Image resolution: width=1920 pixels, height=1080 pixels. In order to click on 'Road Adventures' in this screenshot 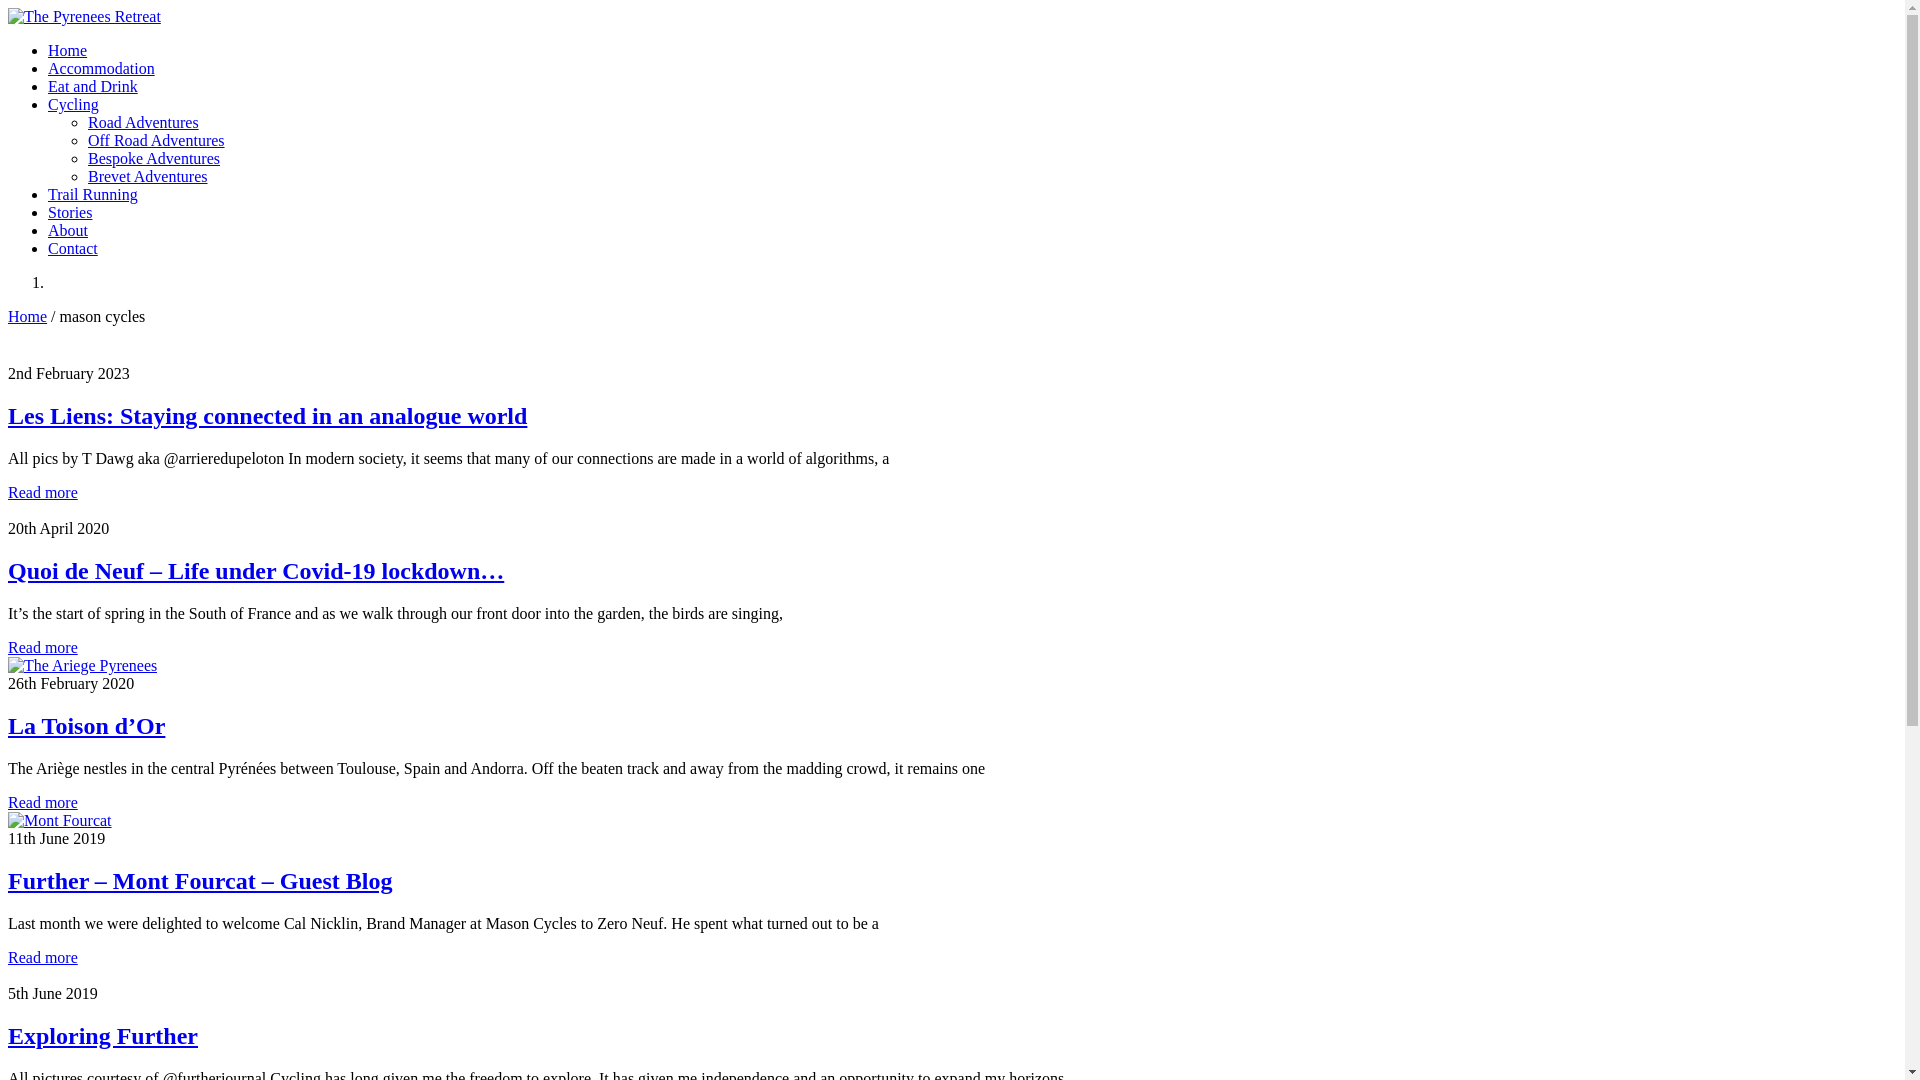, I will do `click(86, 122)`.